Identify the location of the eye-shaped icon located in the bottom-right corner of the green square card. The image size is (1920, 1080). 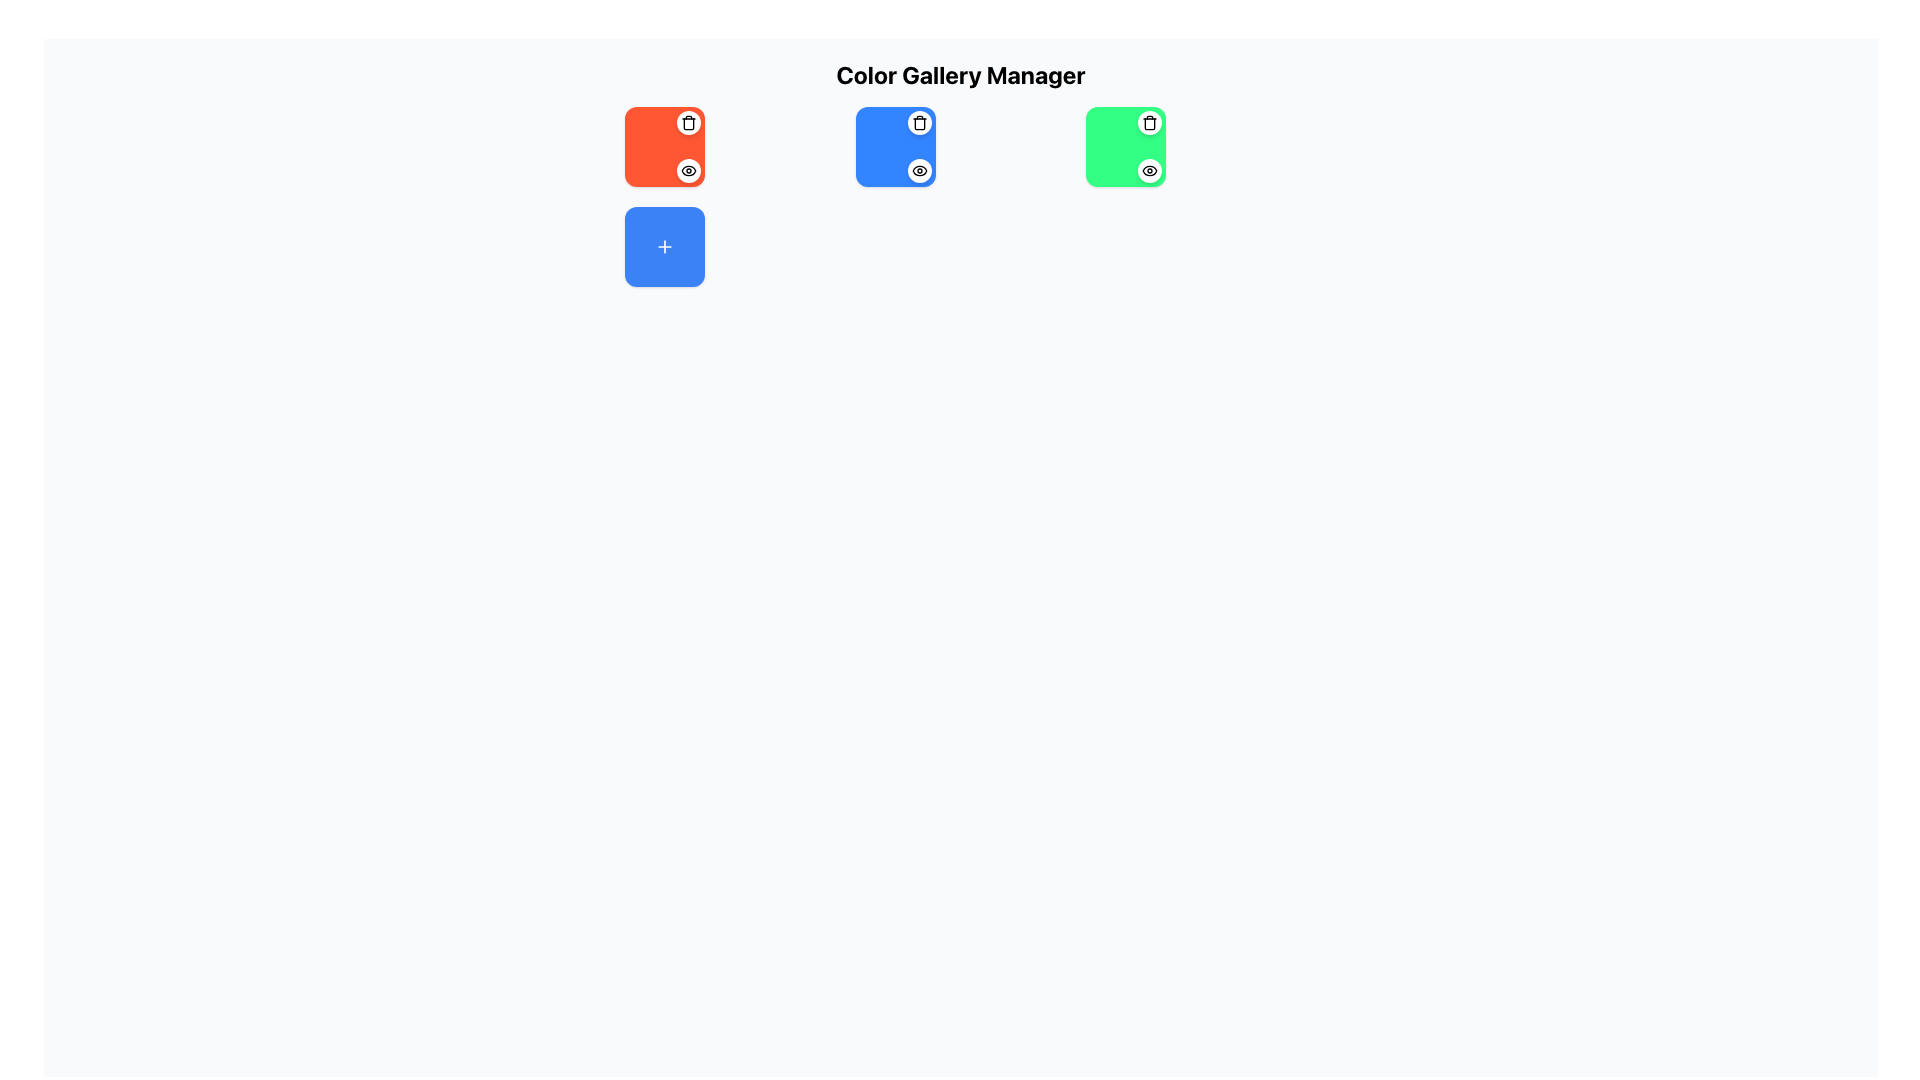
(1150, 169).